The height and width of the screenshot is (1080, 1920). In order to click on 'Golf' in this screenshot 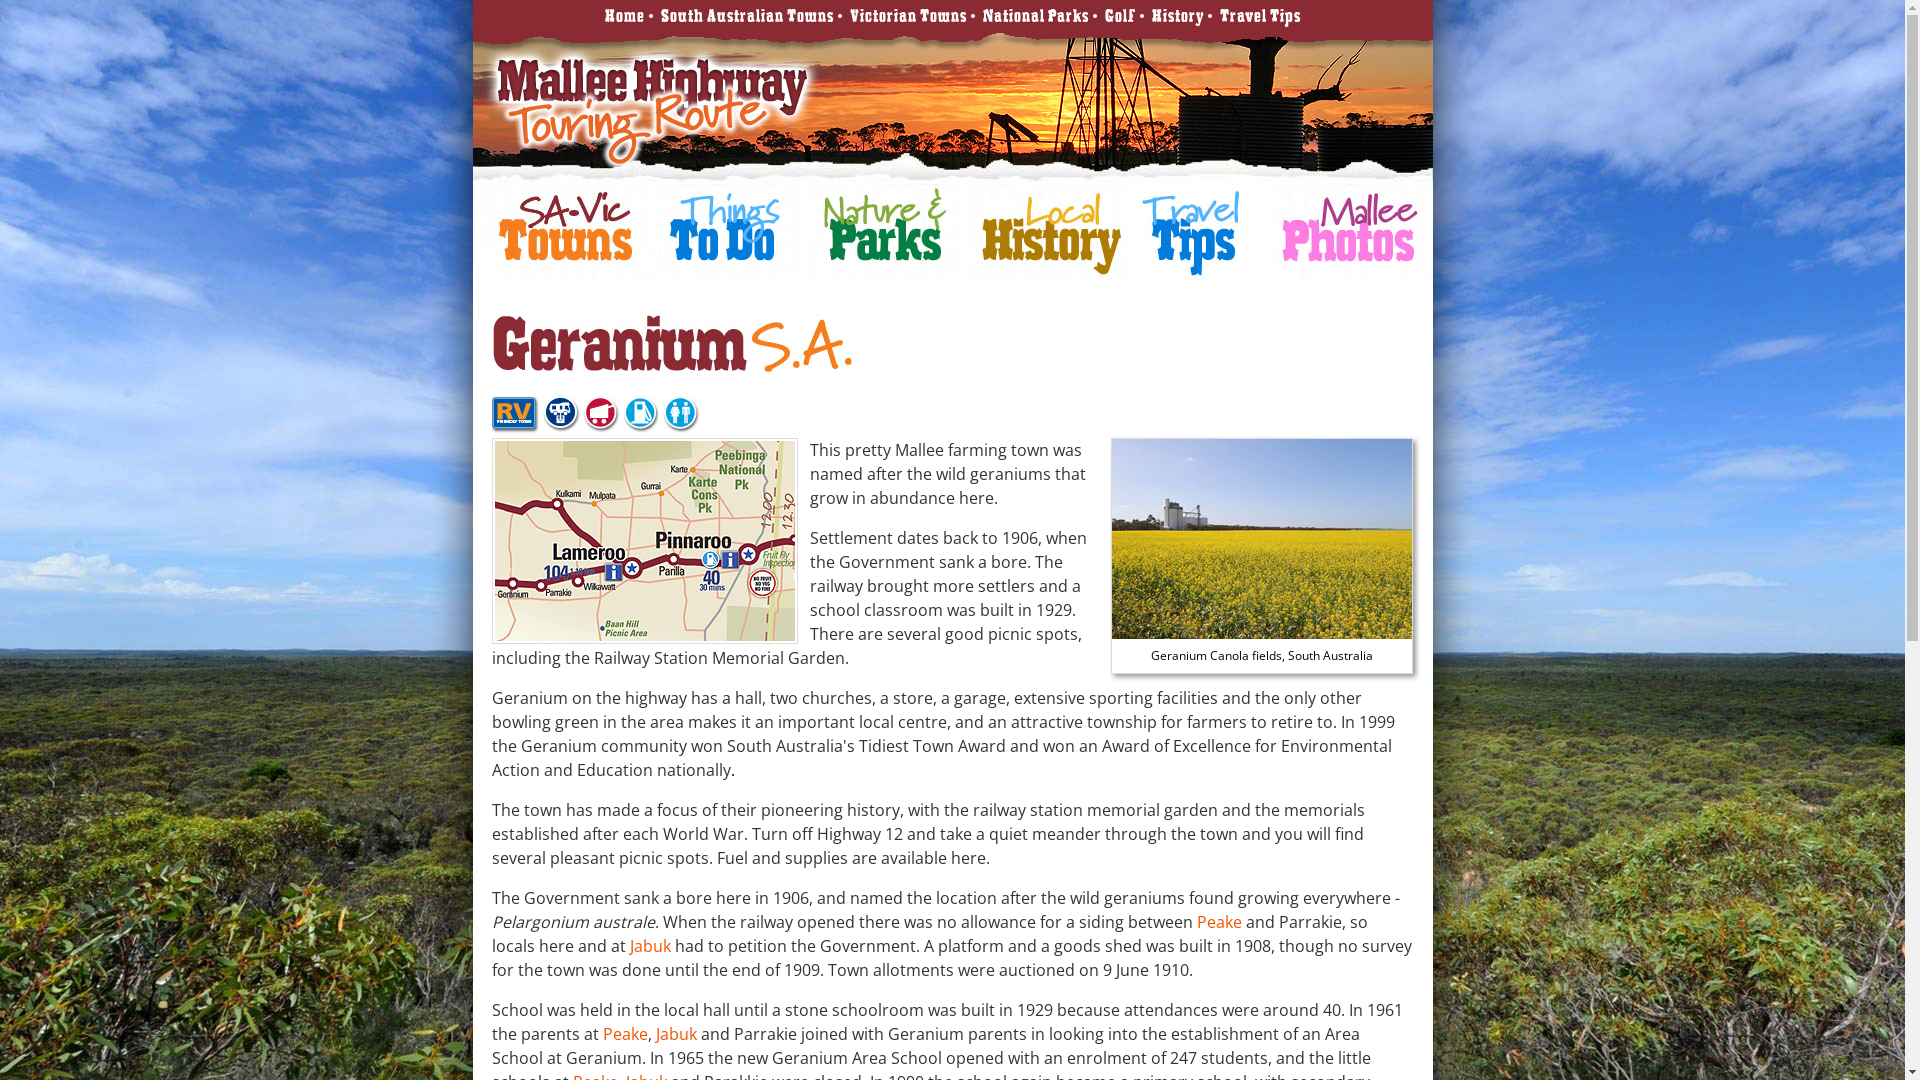, I will do `click(1103, 15)`.